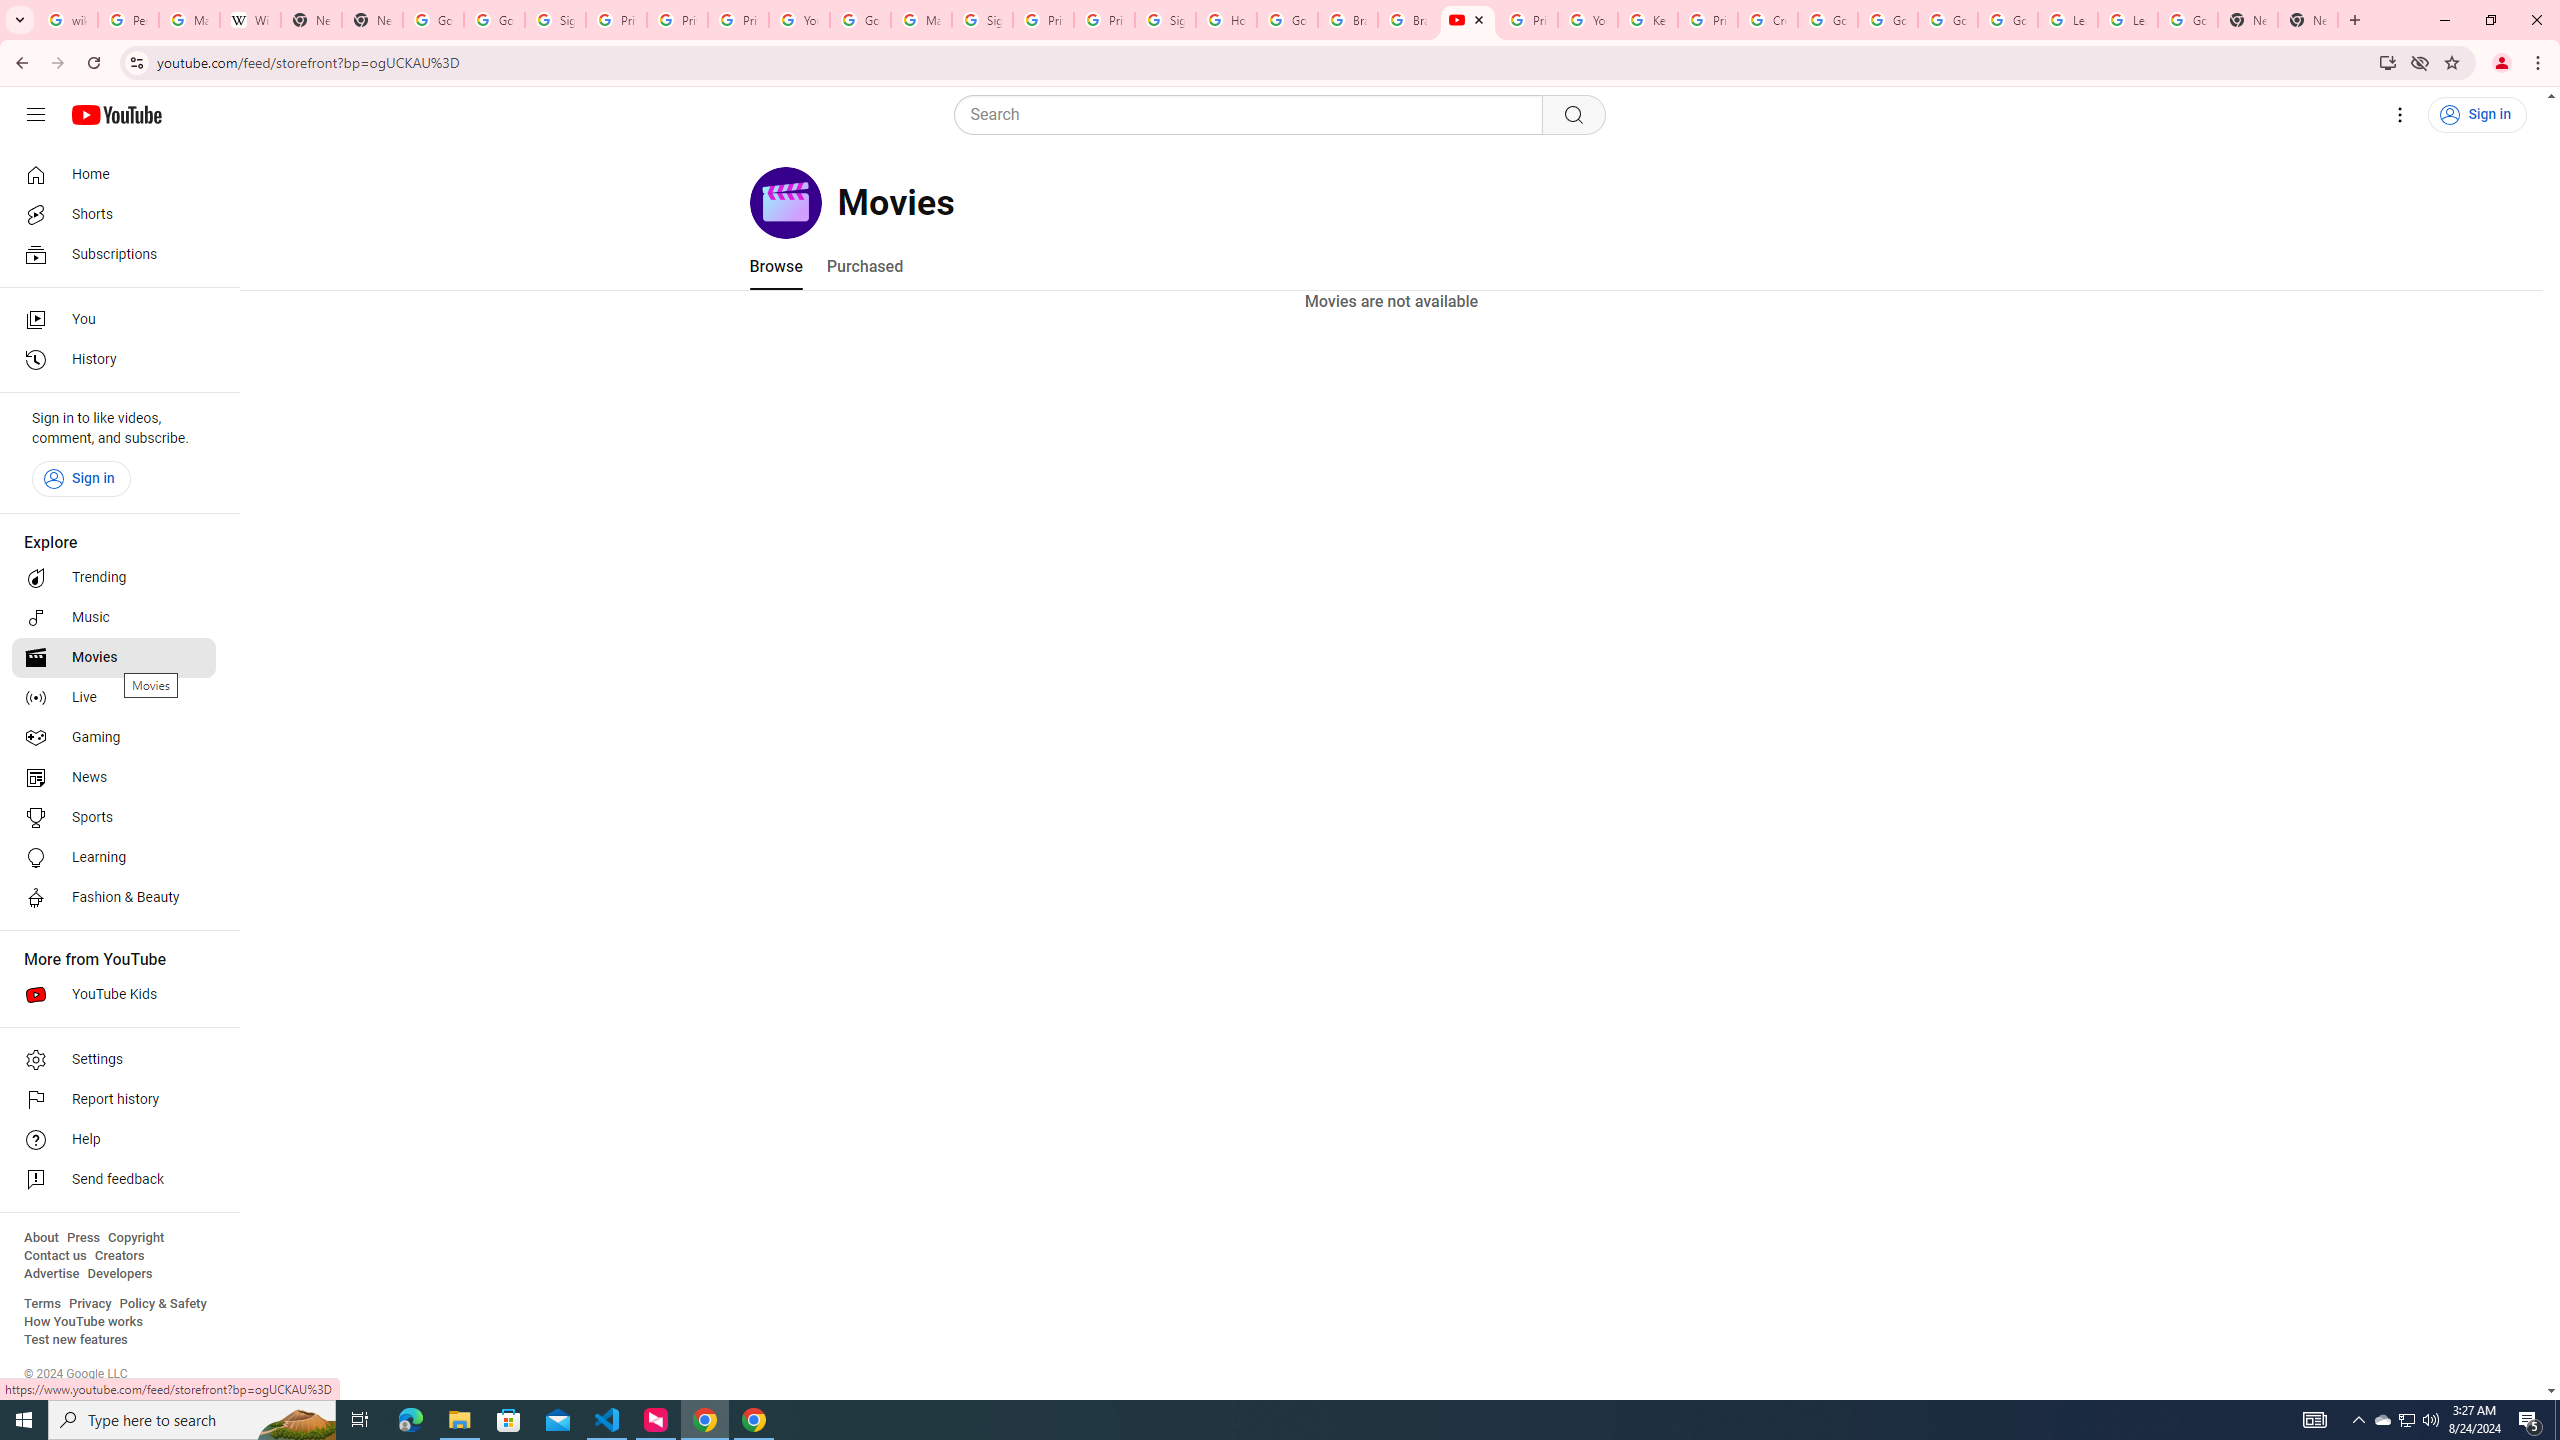  What do you see at coordinates (54, 1255) in the screenshot?
I see `'Contact us'` at bounding box center [54, 1255].